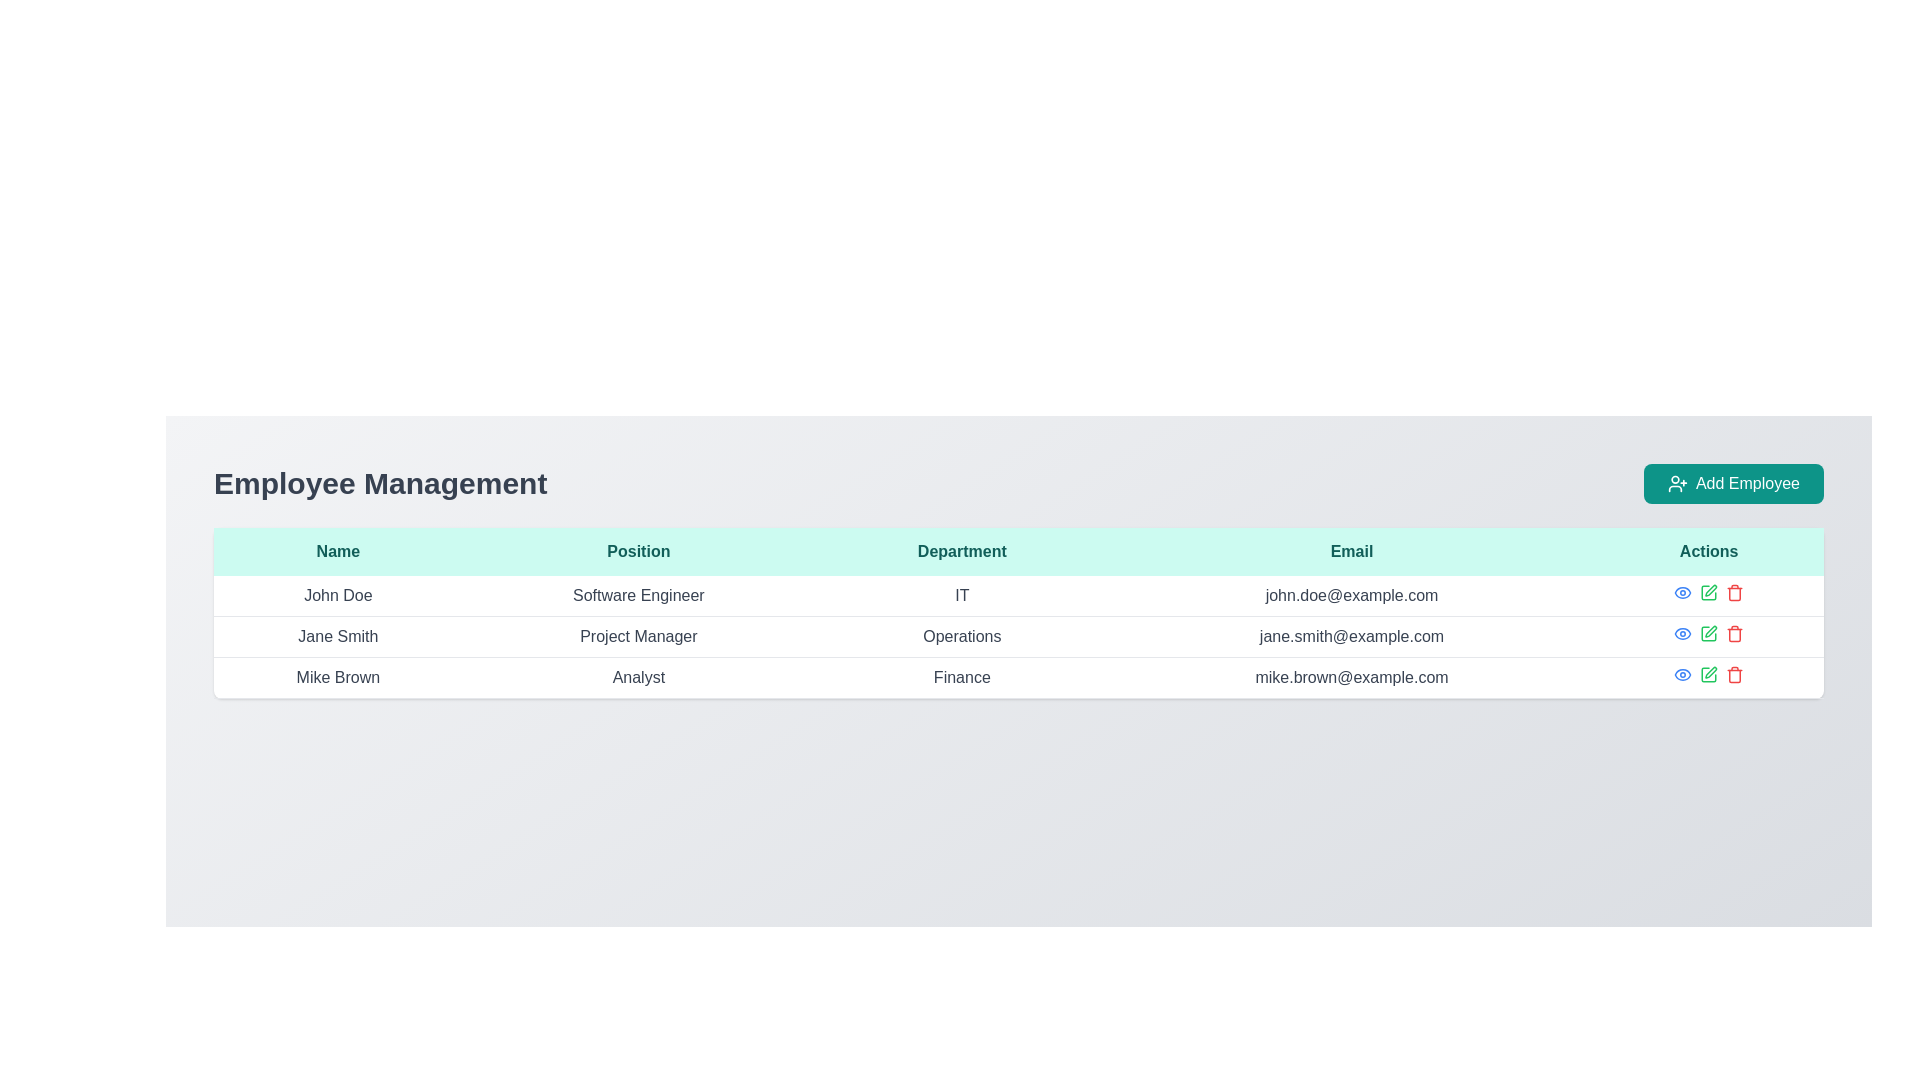  I want to click on the edit icon (pen) in the Actions column of the Employee Management table for Mike Brown, so click(1710, 672).